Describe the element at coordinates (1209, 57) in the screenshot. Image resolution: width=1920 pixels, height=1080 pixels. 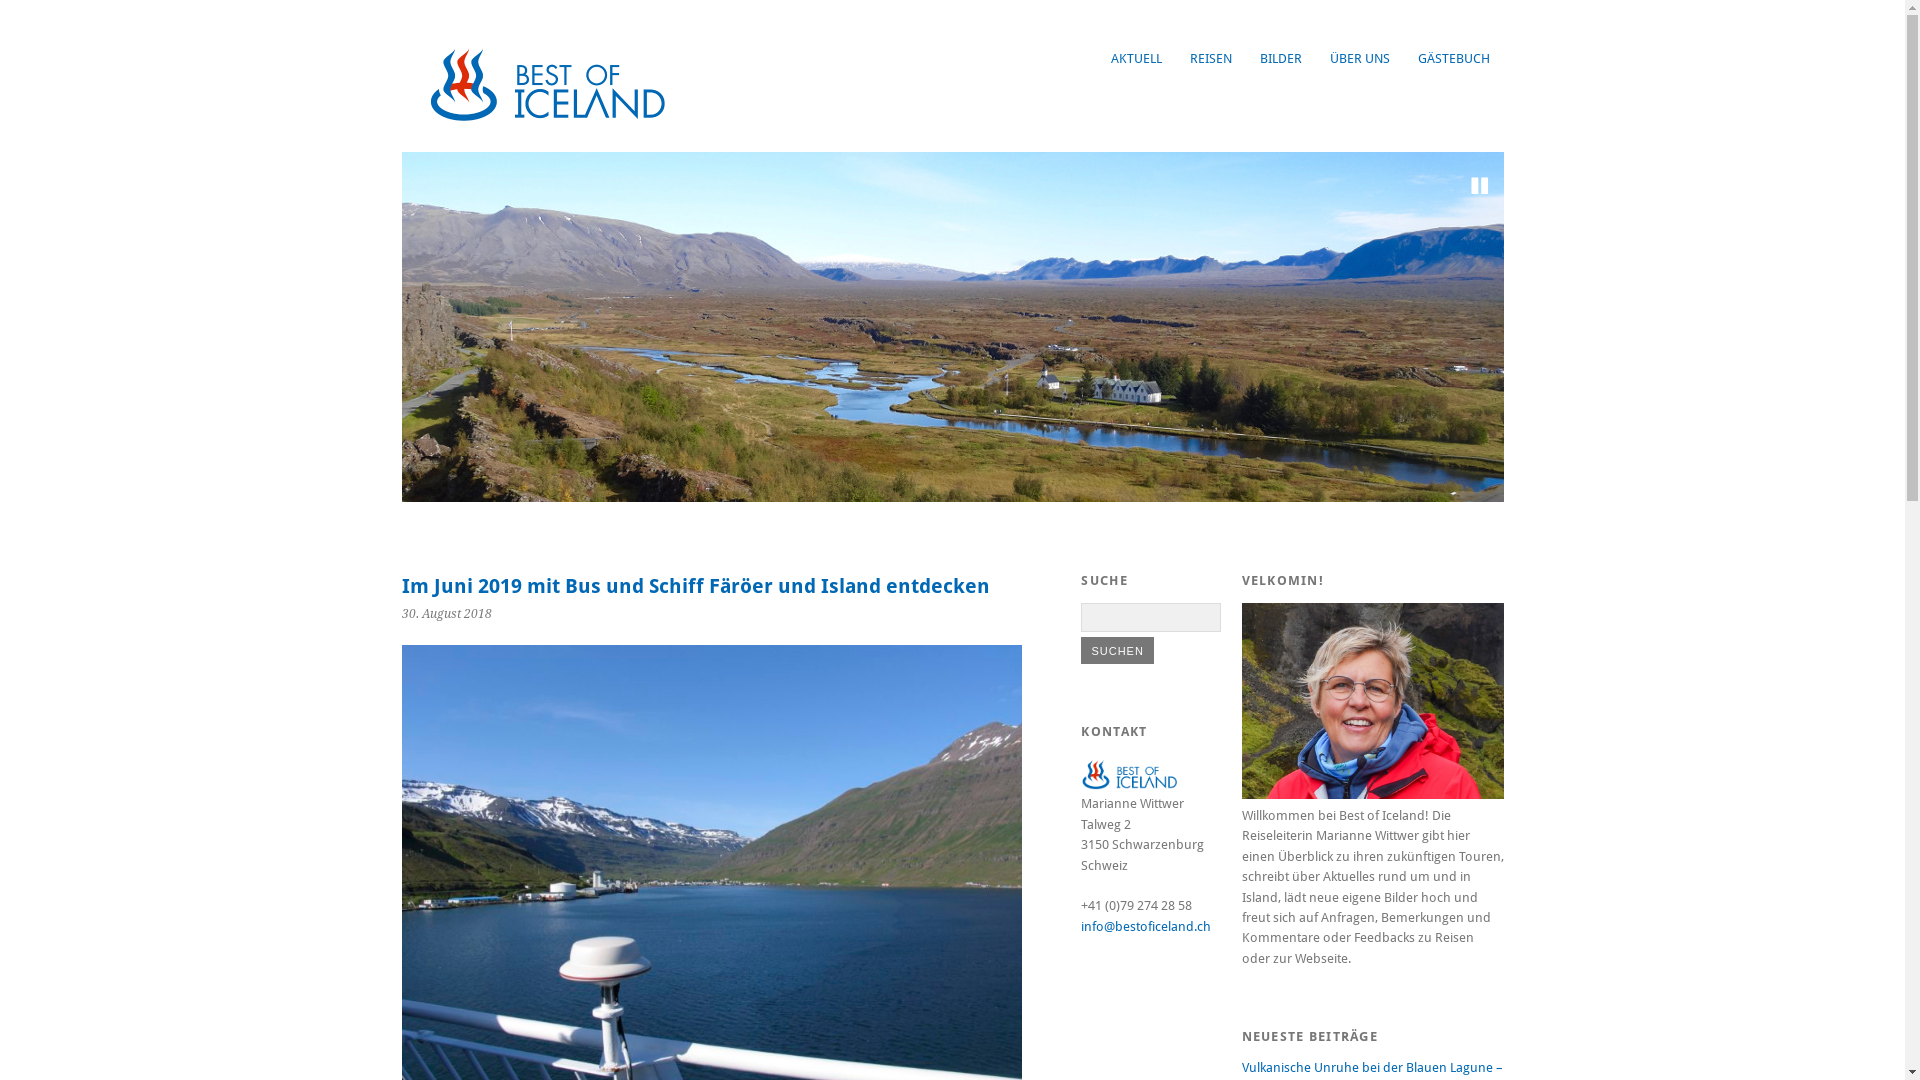
I see `'REISEN'` at that location.